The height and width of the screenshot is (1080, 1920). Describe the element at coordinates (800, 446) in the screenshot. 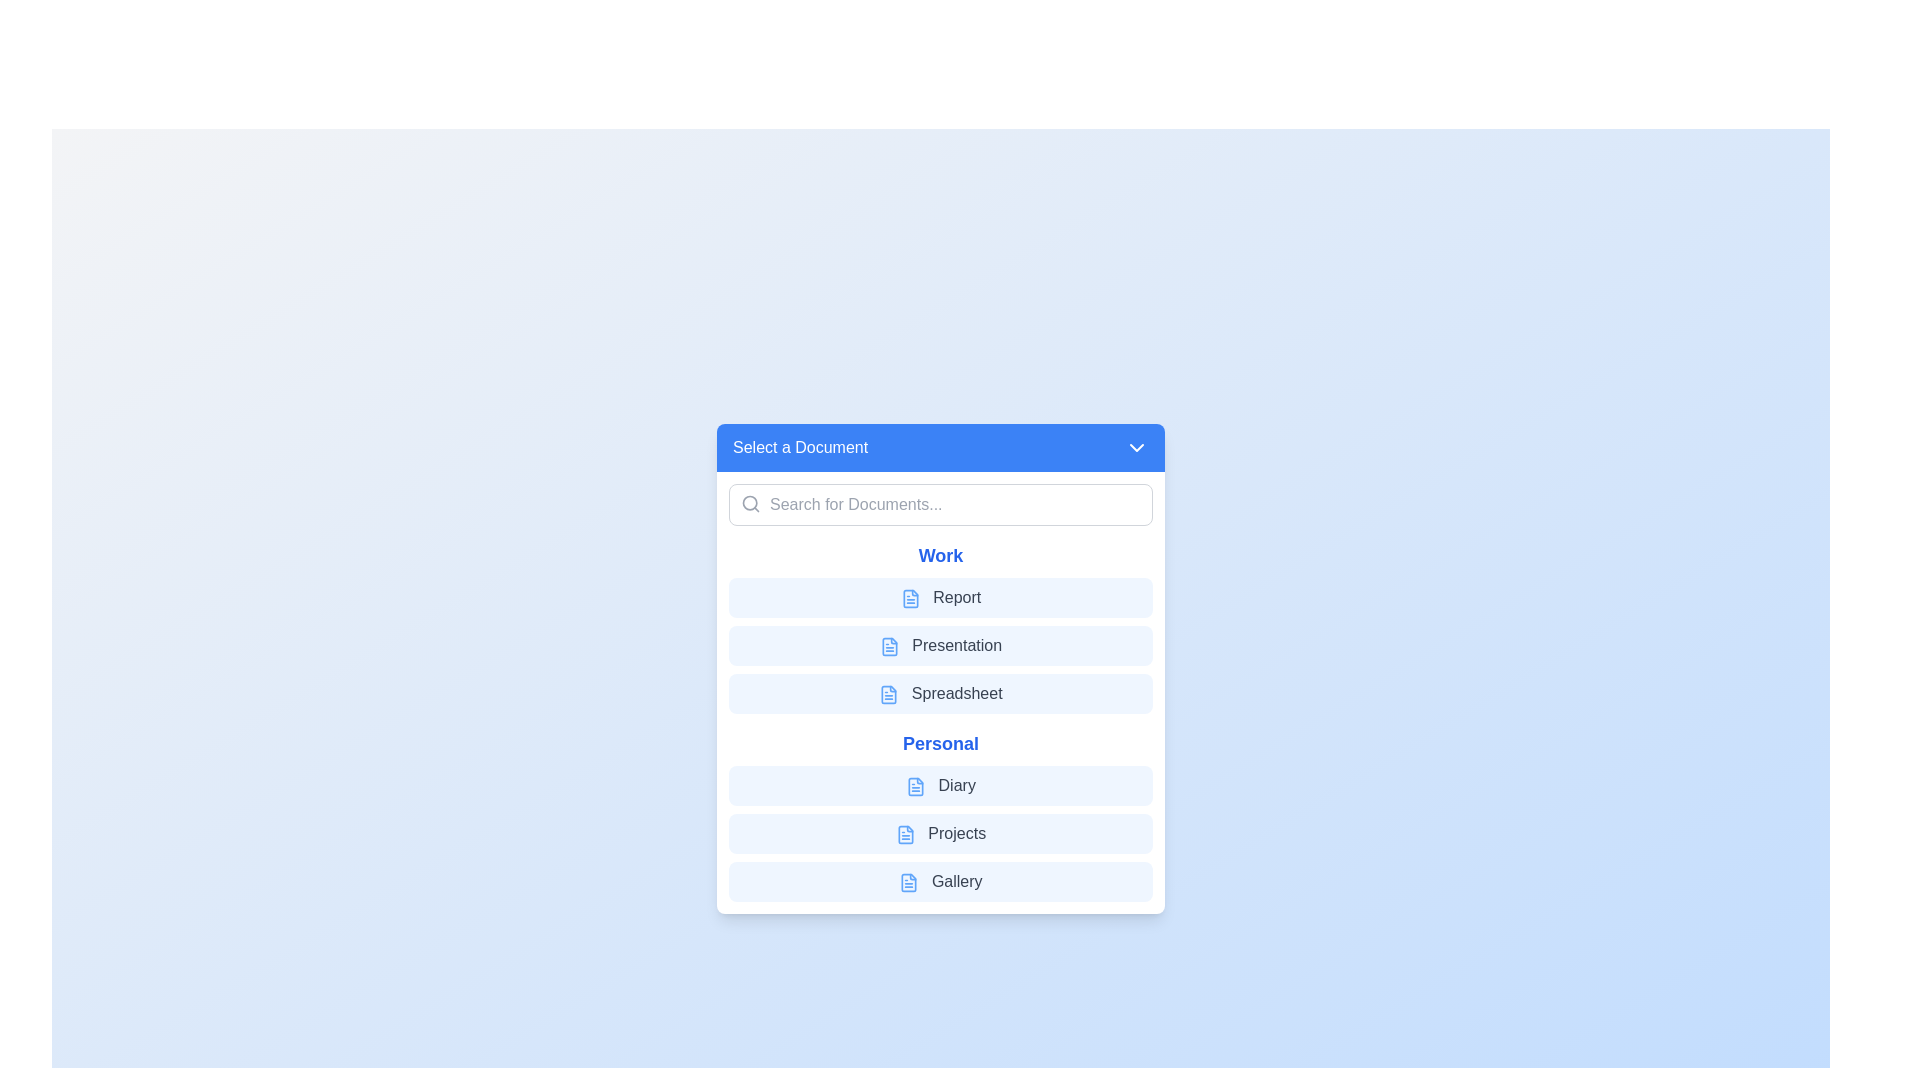

I see `the text label reading 'Select a Document' which is styled in white text on a blue background, located at the top portion of a dropdown interface` at that location.